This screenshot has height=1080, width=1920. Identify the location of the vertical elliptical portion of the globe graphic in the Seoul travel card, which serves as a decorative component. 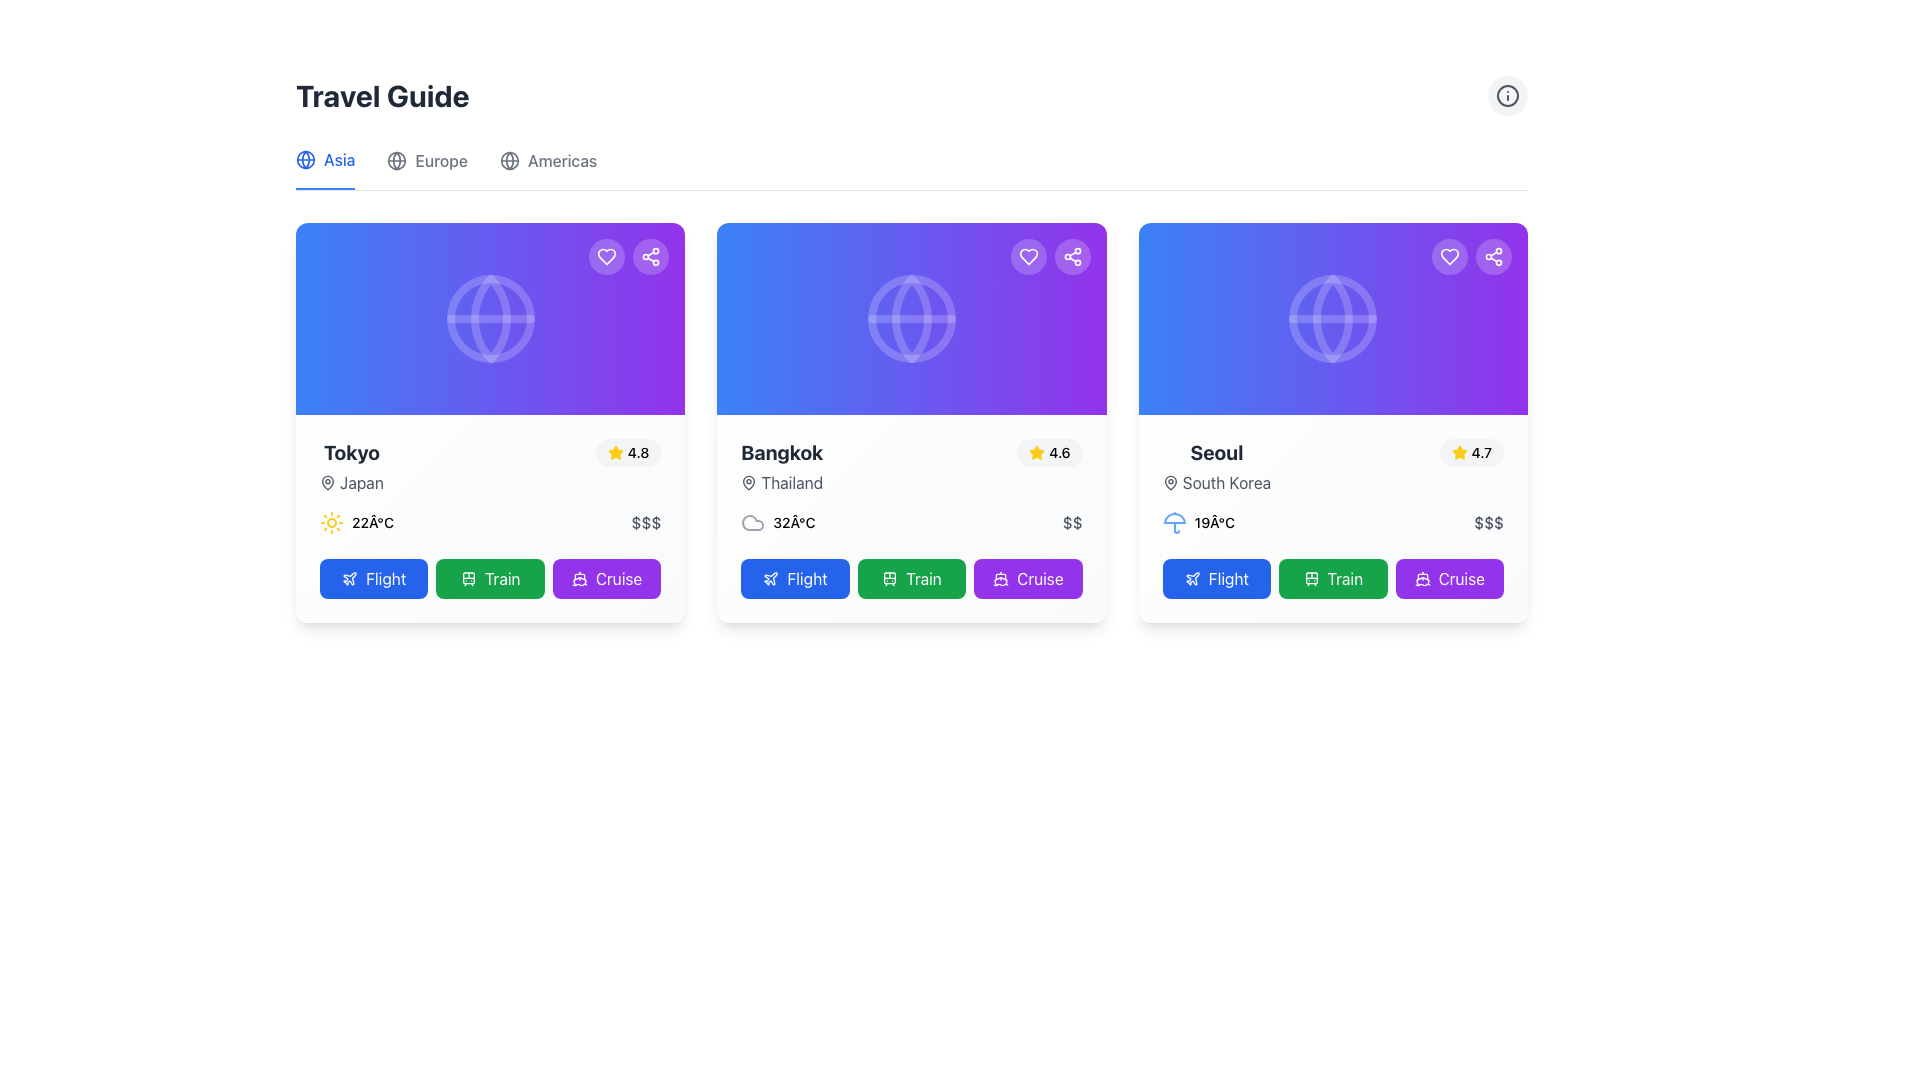
(1333, 318).